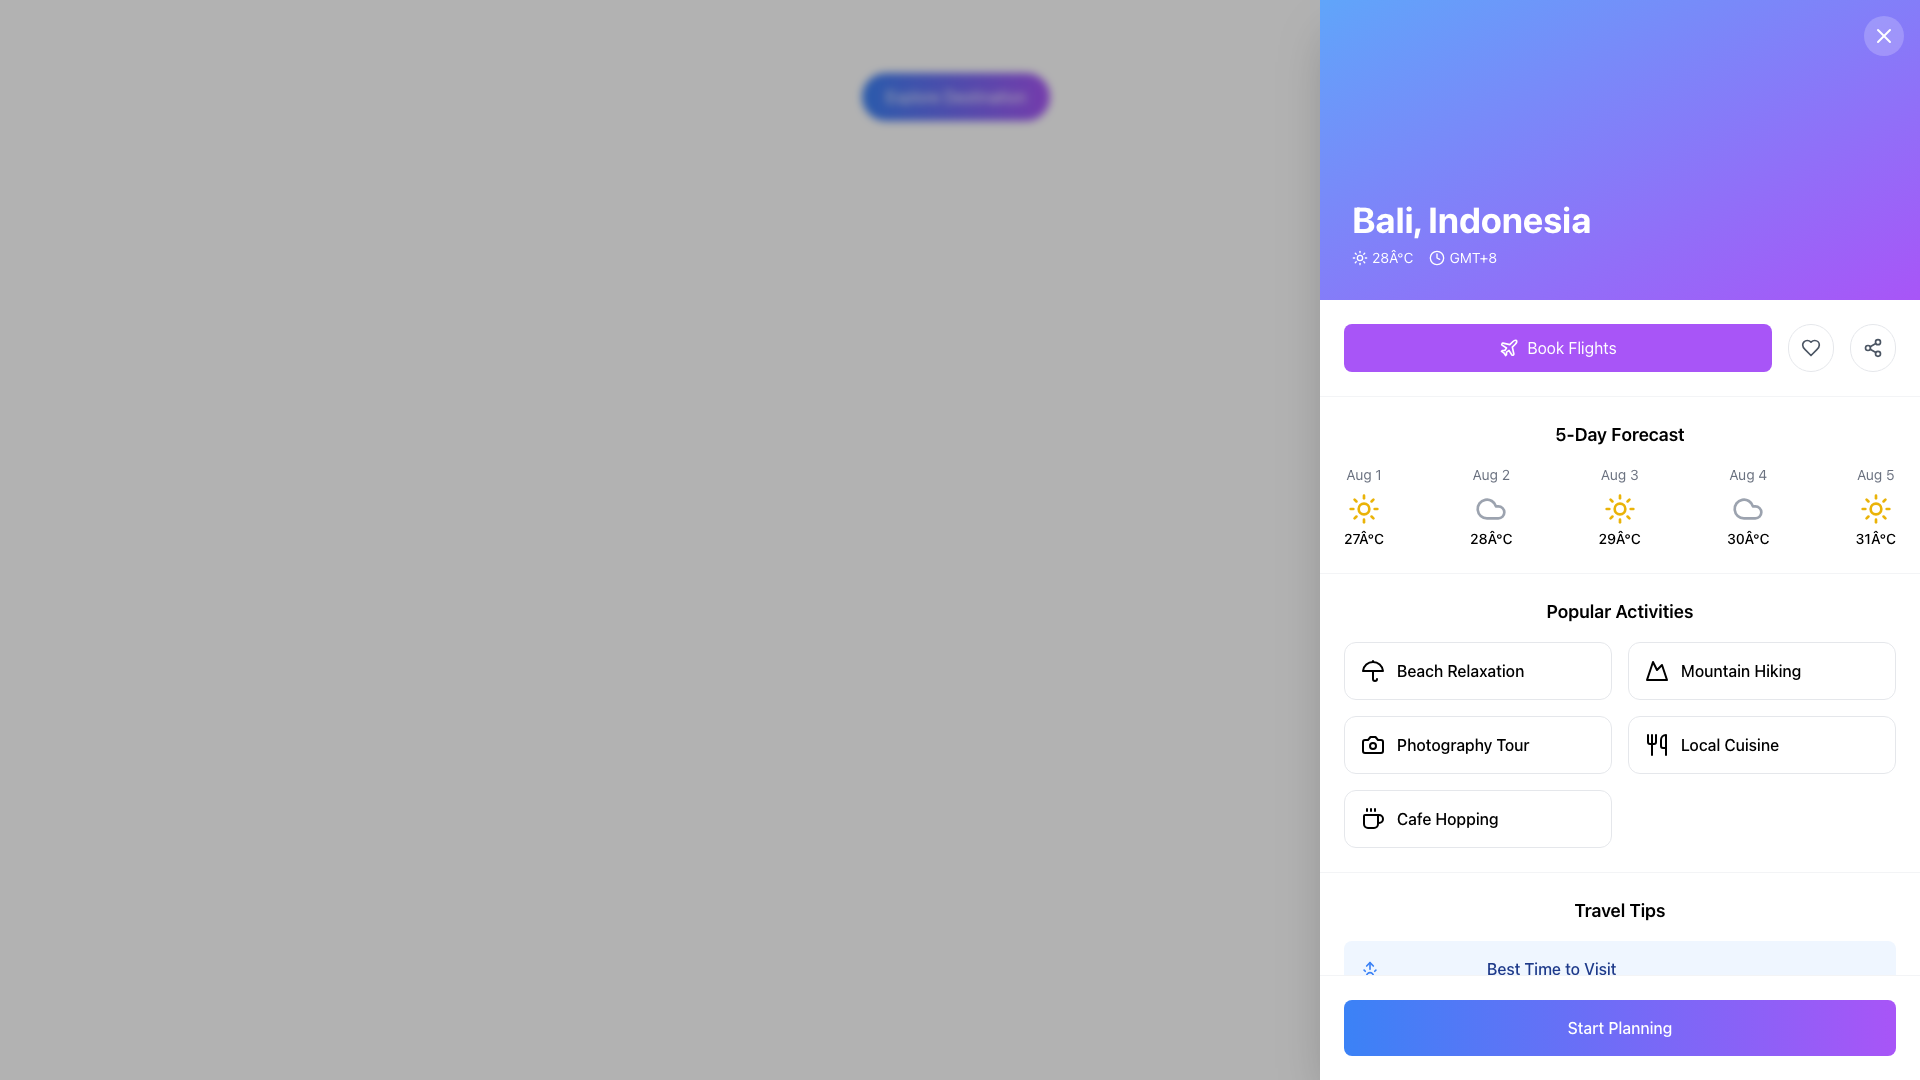 The width and height of the screenshot is (1920, 1080). Describe the element at coordinates (1381, 257) in the screenshot. I see `temperature information displayed next to the sun icon for Bali, Indonesia` at that location.